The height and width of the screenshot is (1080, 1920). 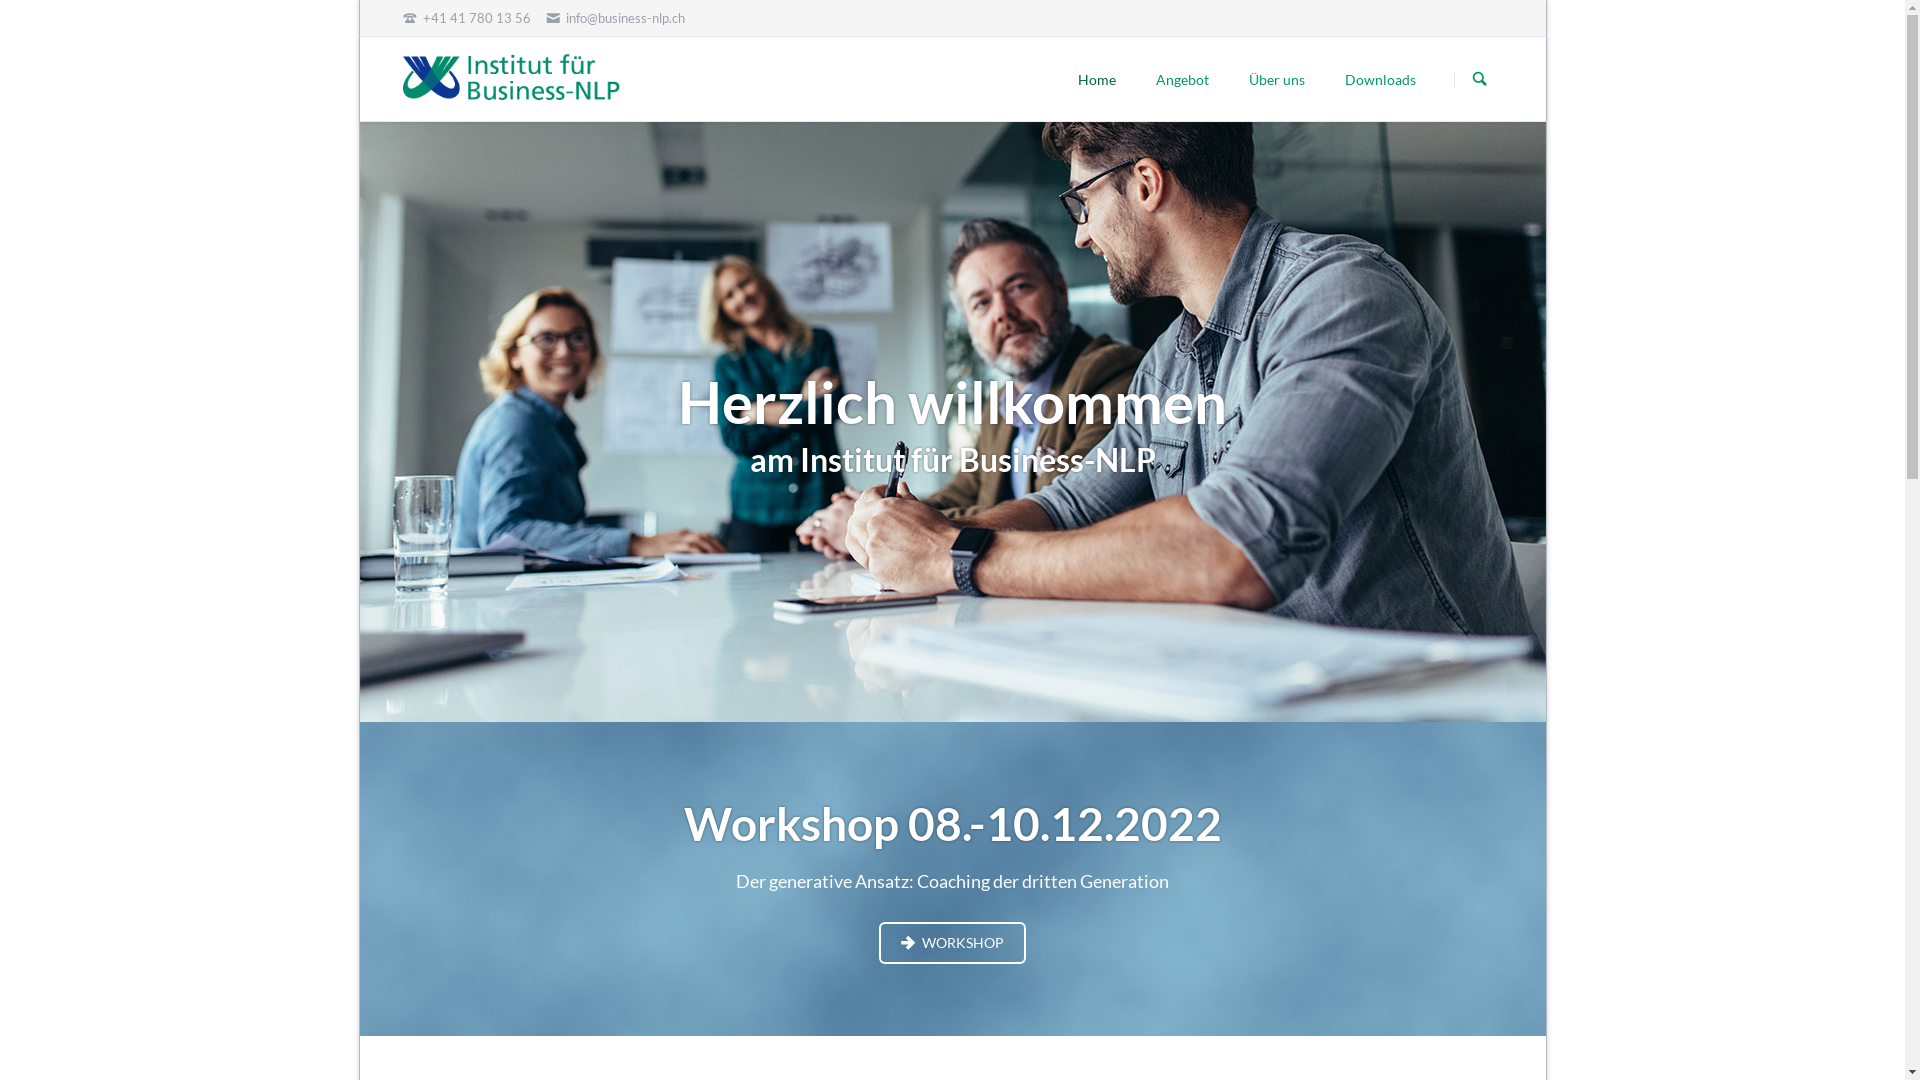 I want to click on 'Downloads', so click(x=1379, y=77).